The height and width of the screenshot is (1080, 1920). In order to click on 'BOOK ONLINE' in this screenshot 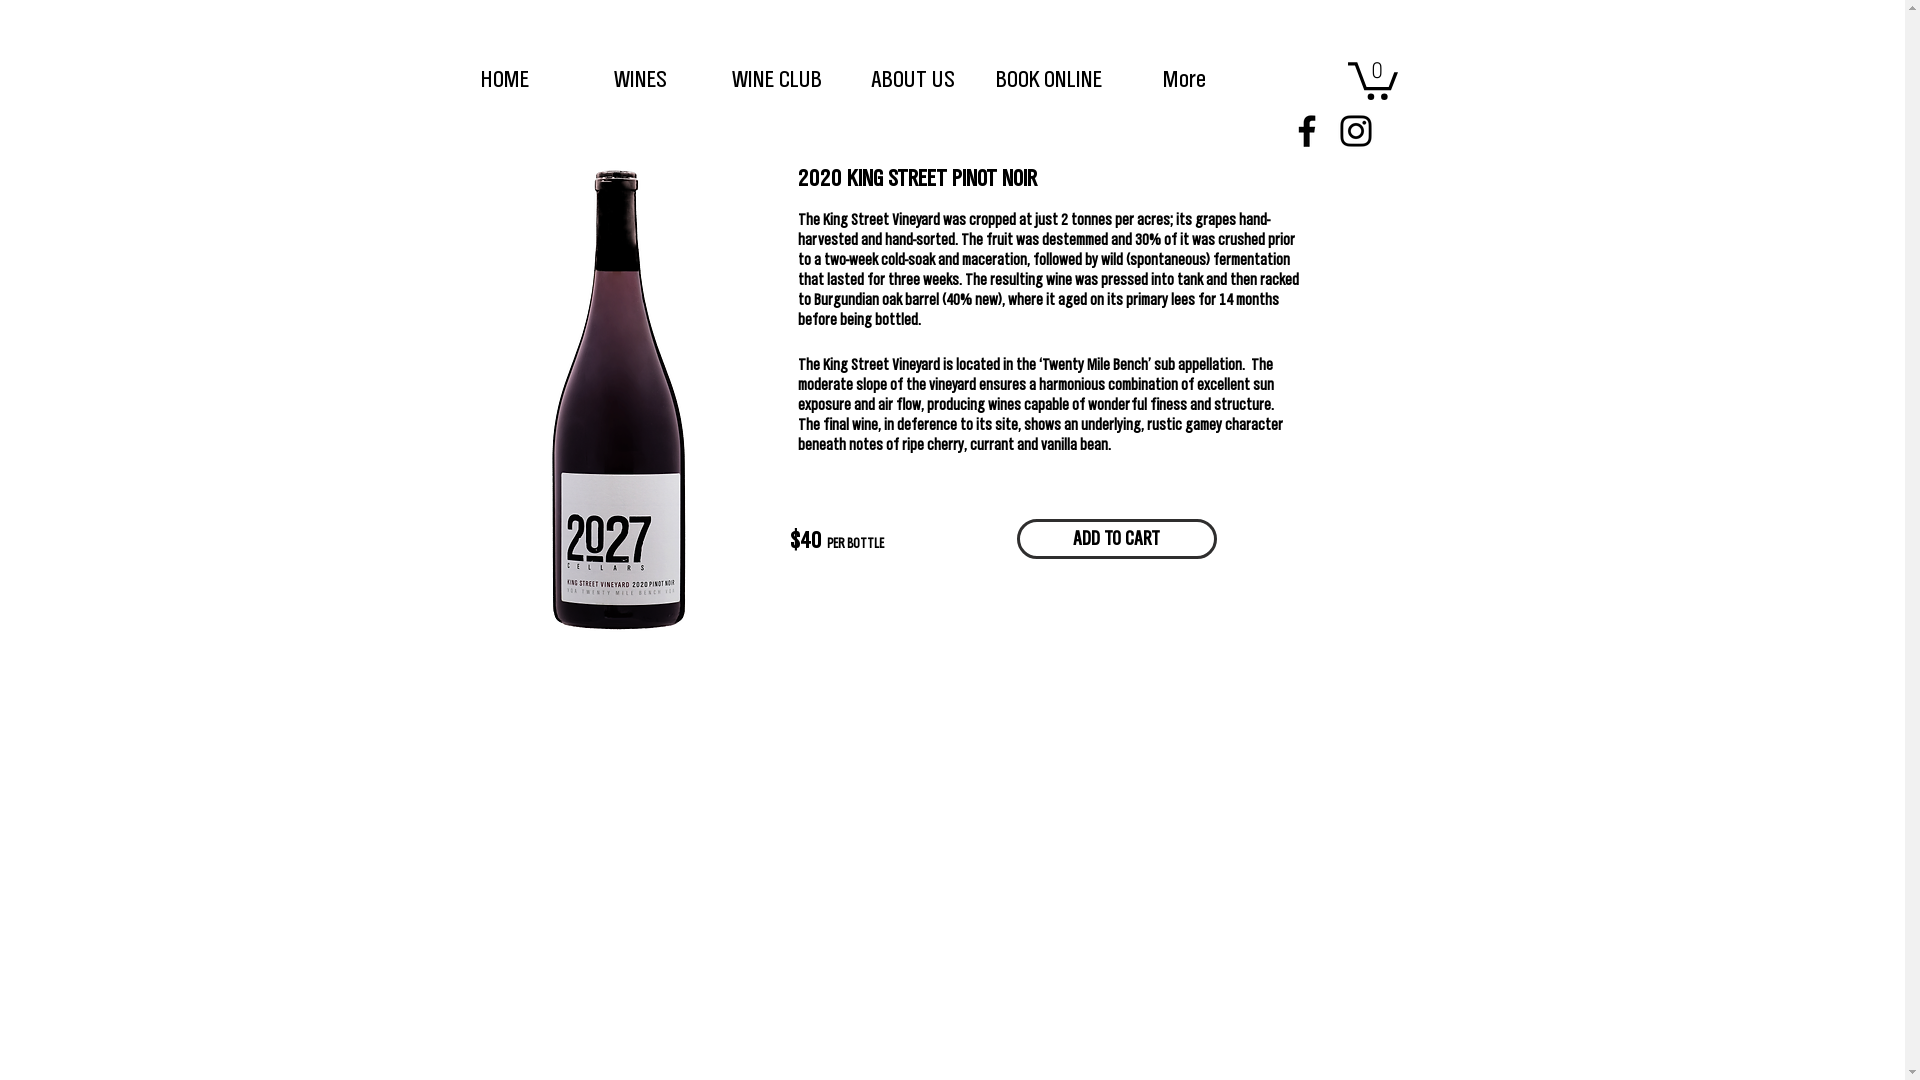, I will do `click(1046, 77)`.